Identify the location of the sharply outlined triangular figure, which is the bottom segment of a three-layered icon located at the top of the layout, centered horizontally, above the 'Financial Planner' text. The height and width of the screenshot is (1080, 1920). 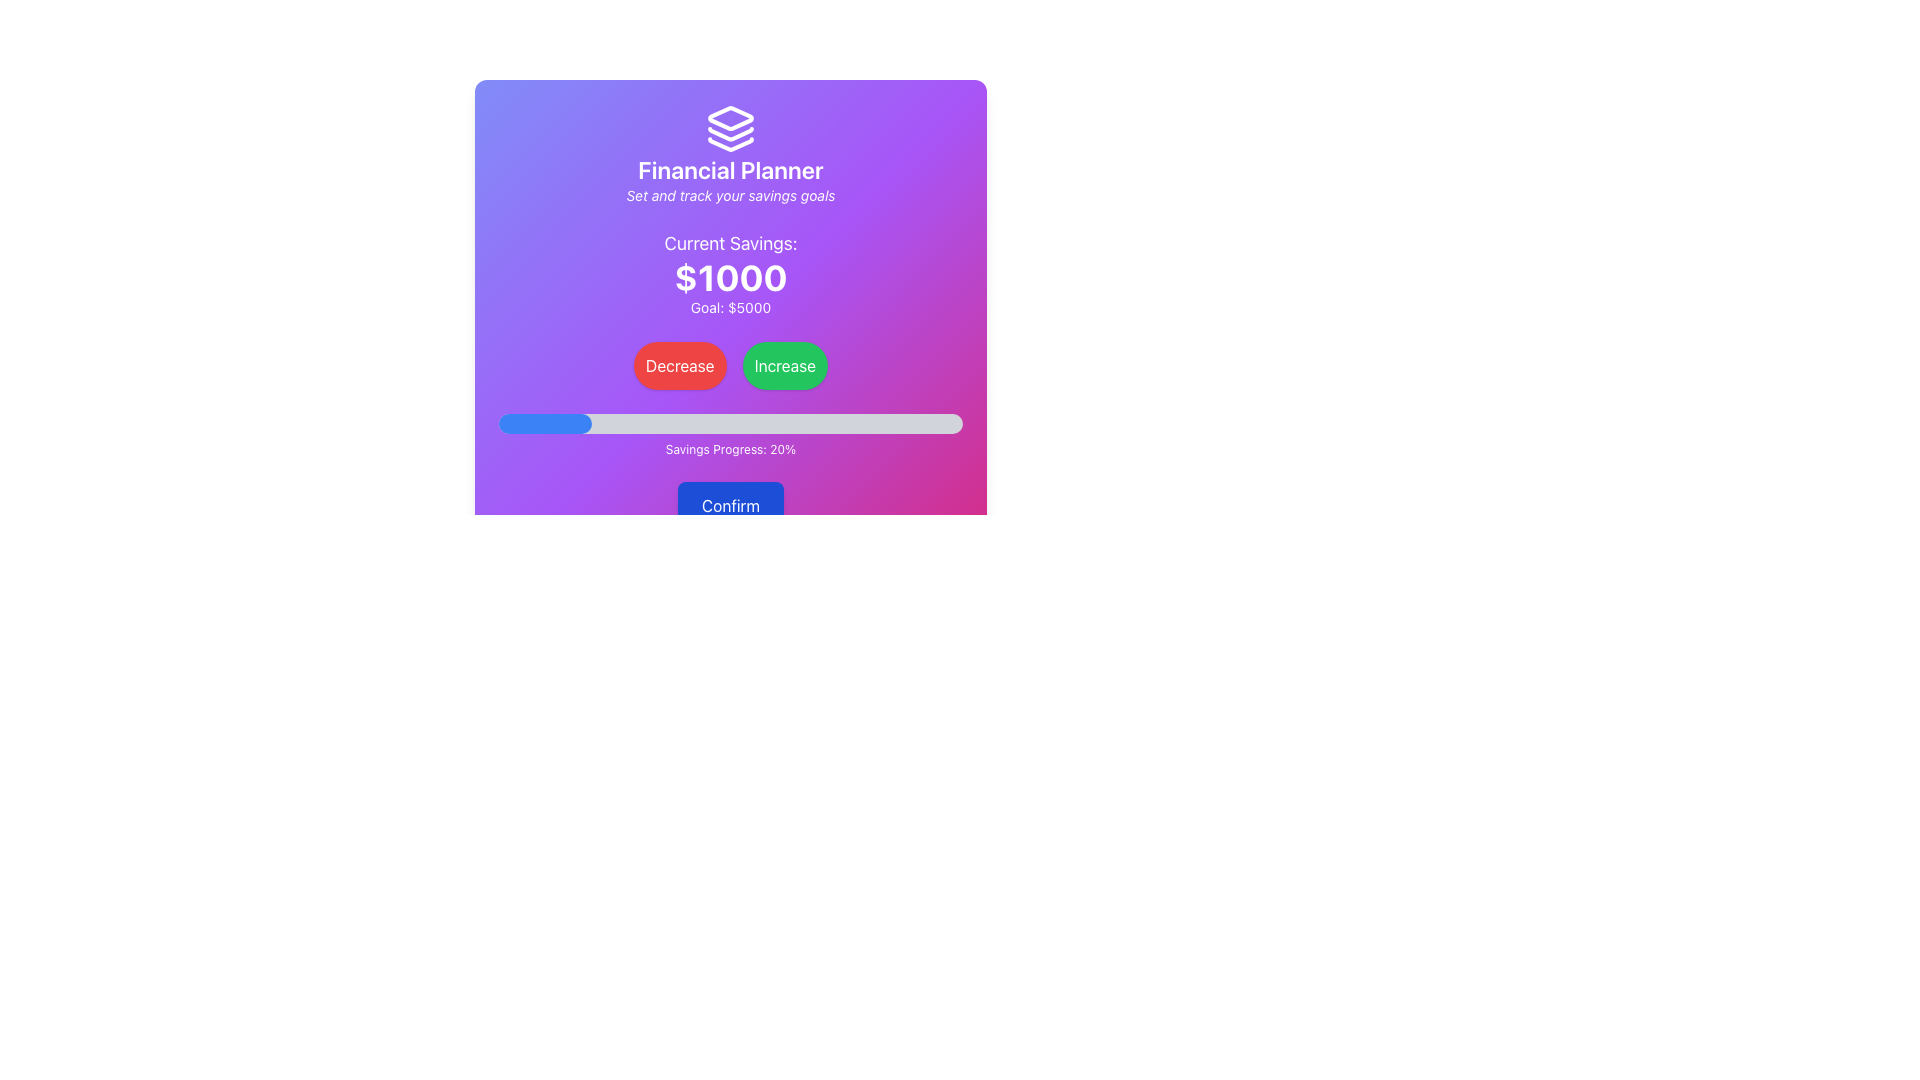
(729, 143).